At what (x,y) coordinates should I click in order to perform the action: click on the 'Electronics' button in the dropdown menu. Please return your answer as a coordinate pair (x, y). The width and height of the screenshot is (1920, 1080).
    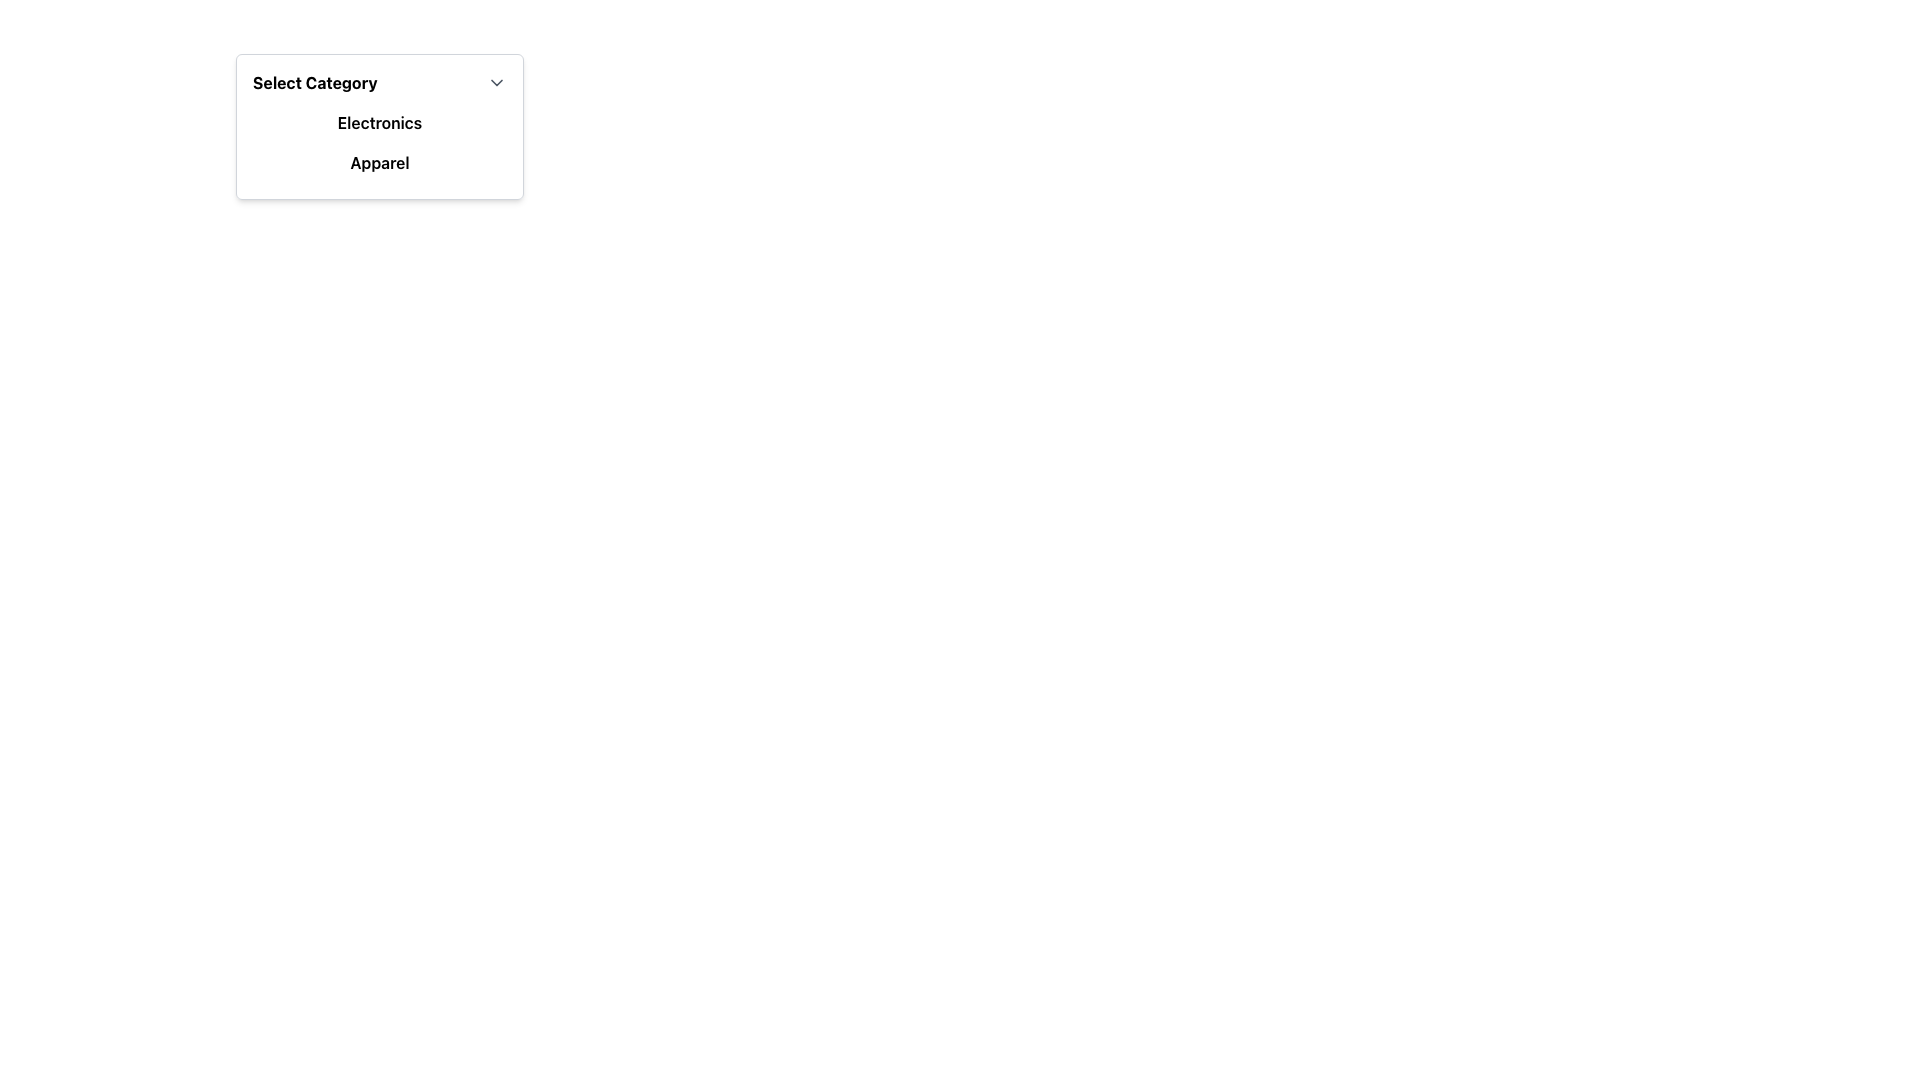
    Looking at the image, I should click on (379, 123).